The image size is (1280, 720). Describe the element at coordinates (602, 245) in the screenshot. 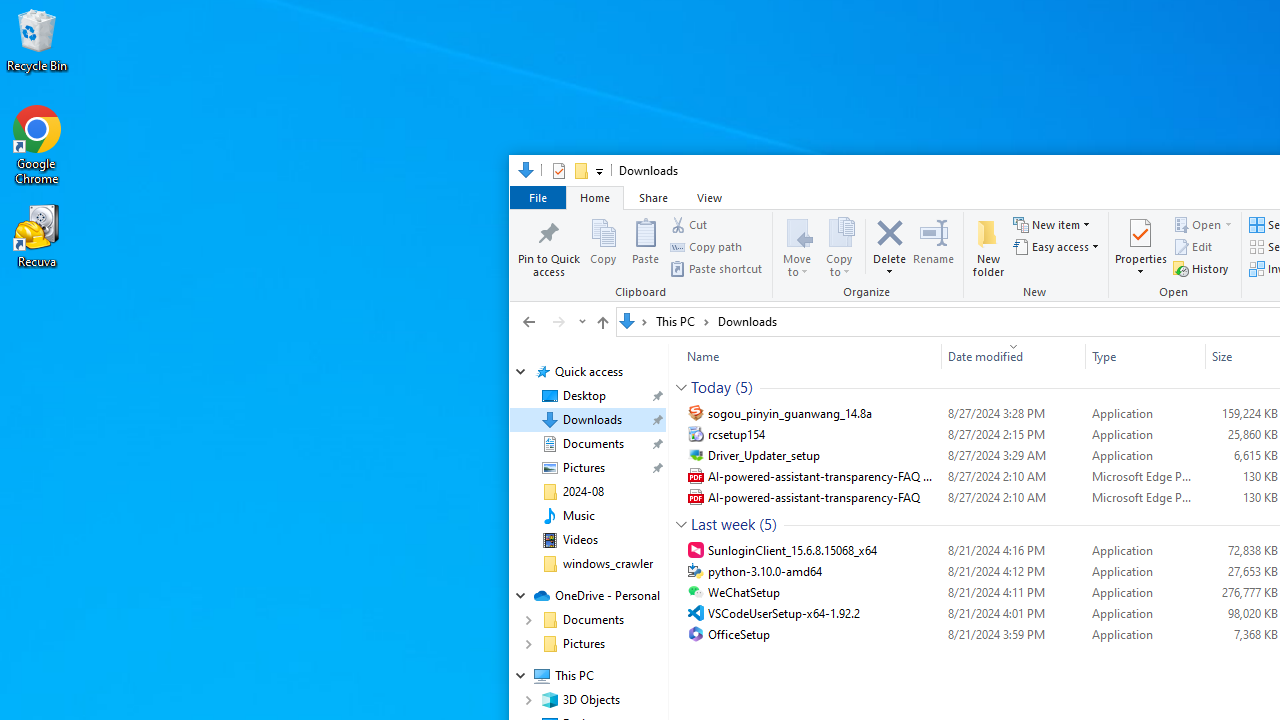

I see `'Copy'` at that location.